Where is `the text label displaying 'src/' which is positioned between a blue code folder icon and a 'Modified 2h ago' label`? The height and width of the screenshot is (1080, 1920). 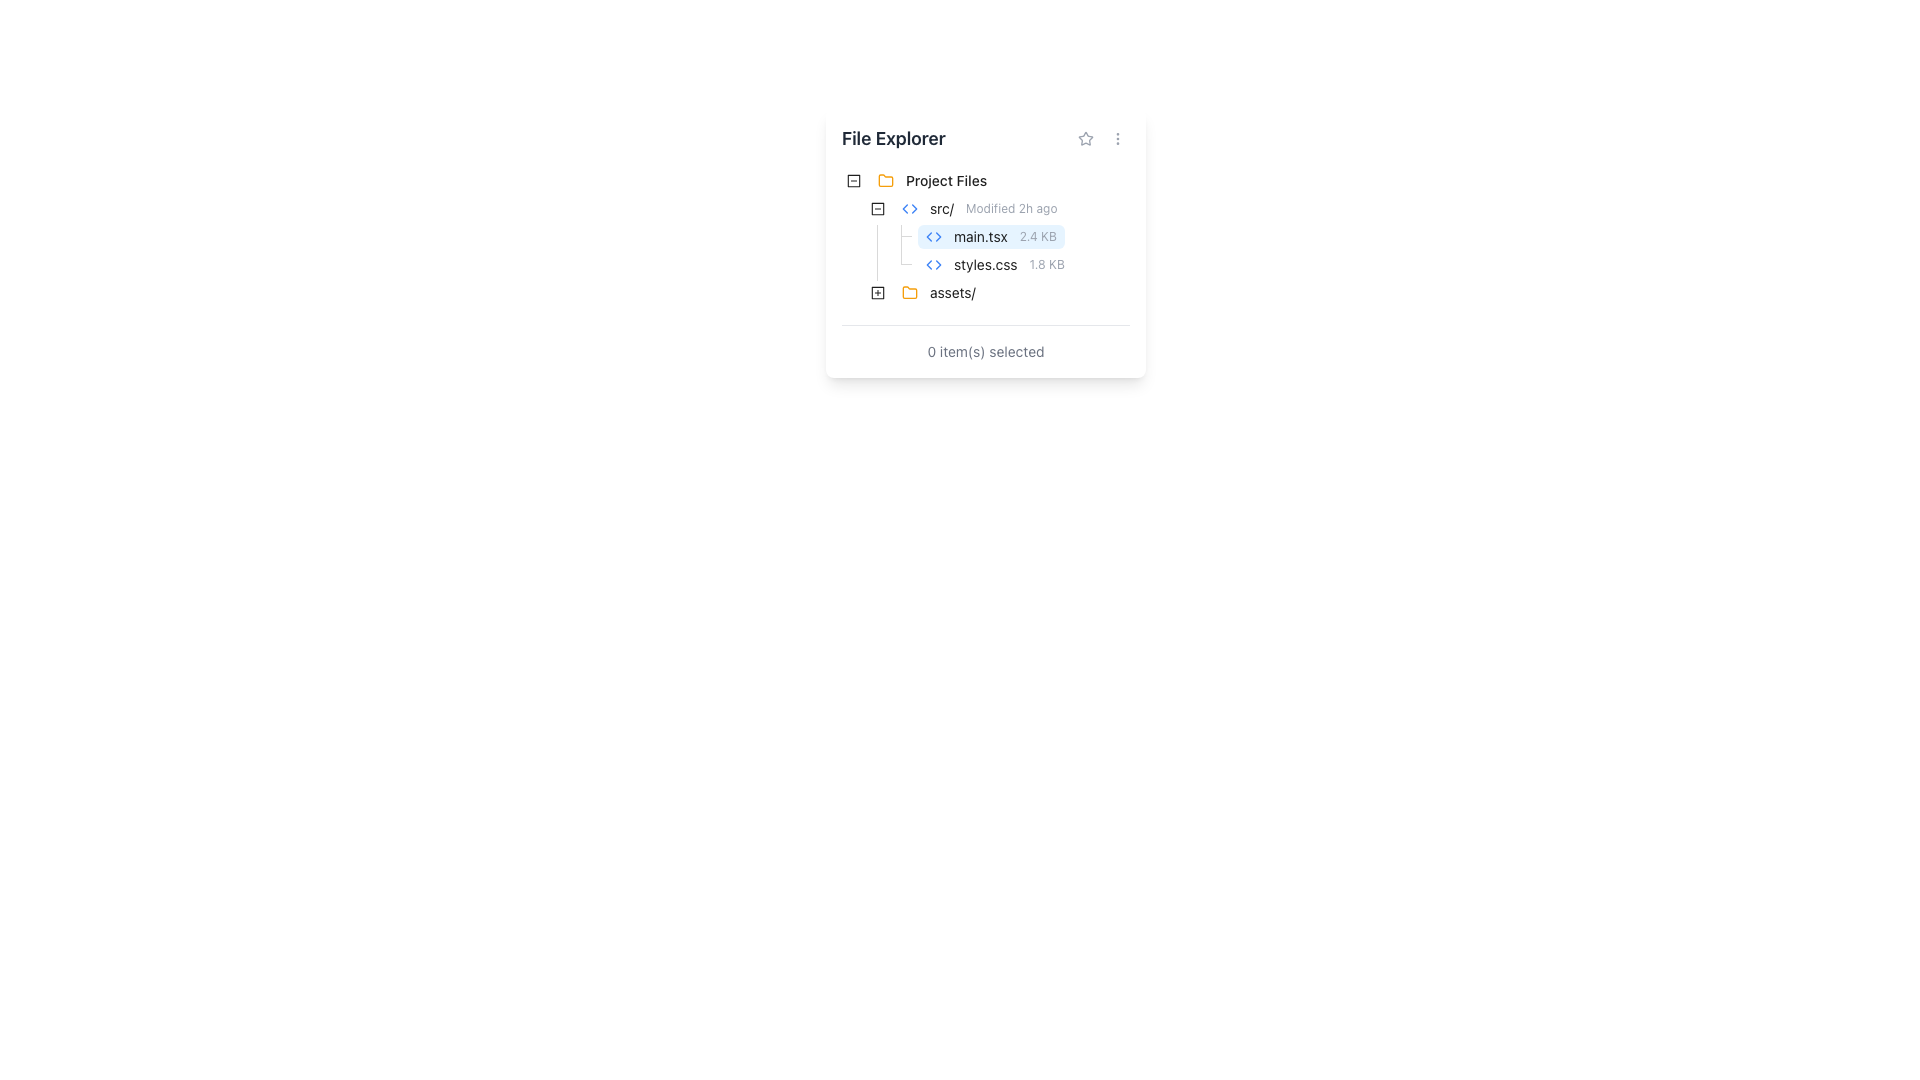
the text label displaying 'src/' which is positioned between a blue code folder icon and a 'Modified 2h ago' label is located at coordinates (940, 208).